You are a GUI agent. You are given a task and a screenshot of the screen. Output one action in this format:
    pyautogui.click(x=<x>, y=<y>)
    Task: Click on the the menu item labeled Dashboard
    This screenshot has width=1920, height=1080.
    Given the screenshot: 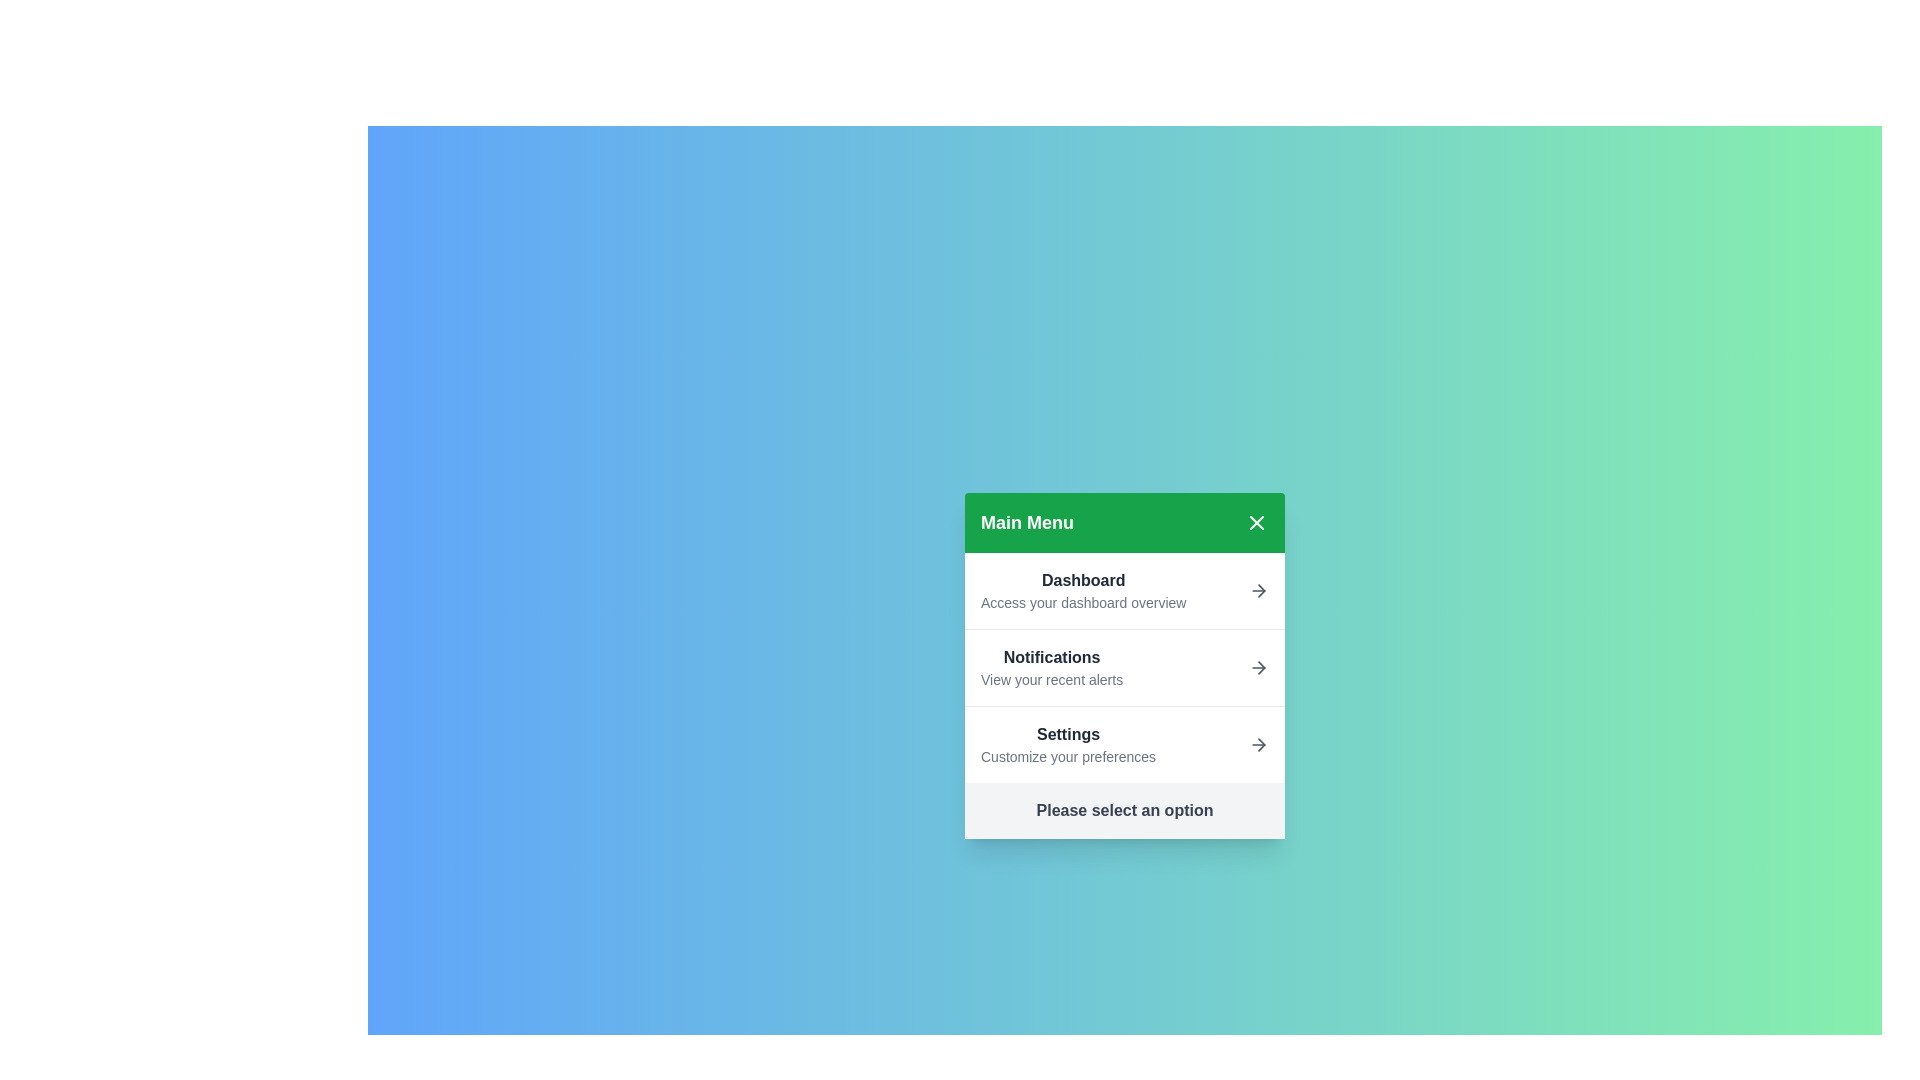 What is the action you would take?
    pyautogui.click(x=1124, y=589)
    